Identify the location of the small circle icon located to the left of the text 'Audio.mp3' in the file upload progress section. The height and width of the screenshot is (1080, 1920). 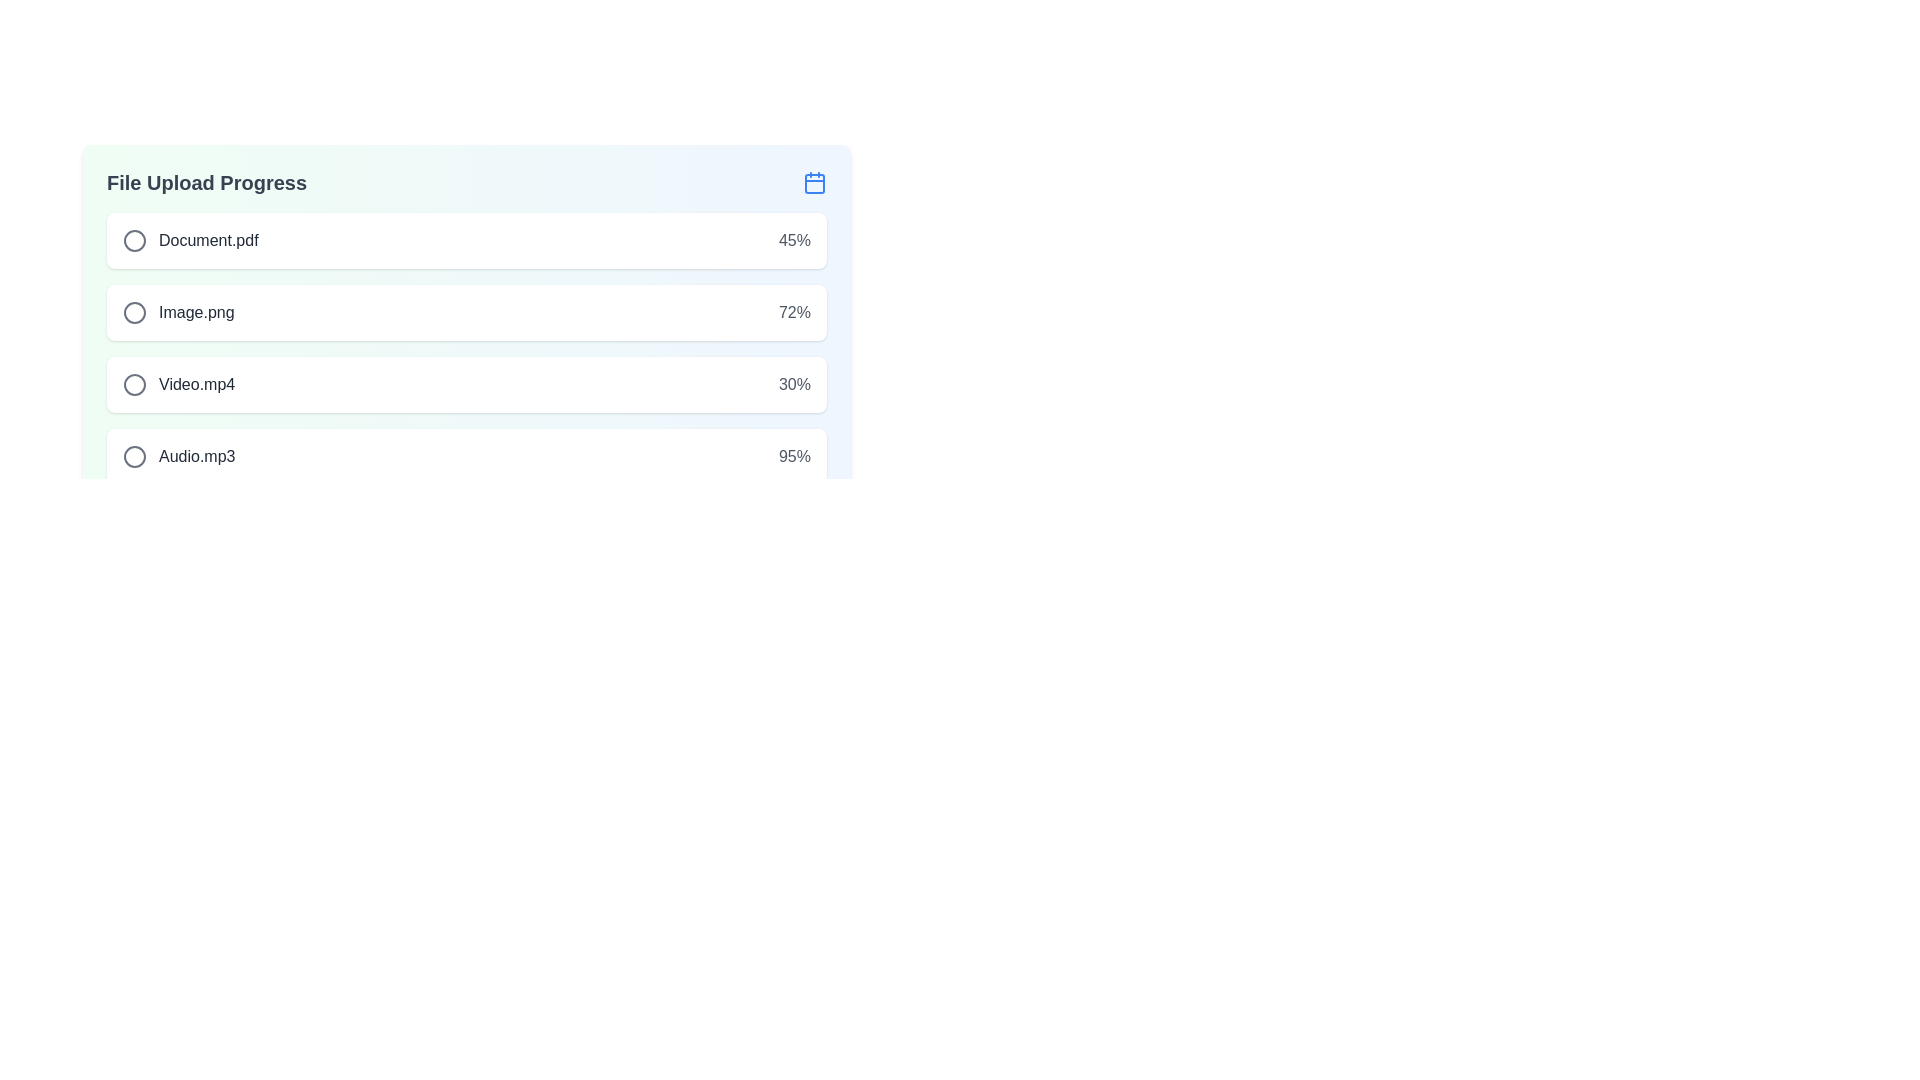
(133, 456).